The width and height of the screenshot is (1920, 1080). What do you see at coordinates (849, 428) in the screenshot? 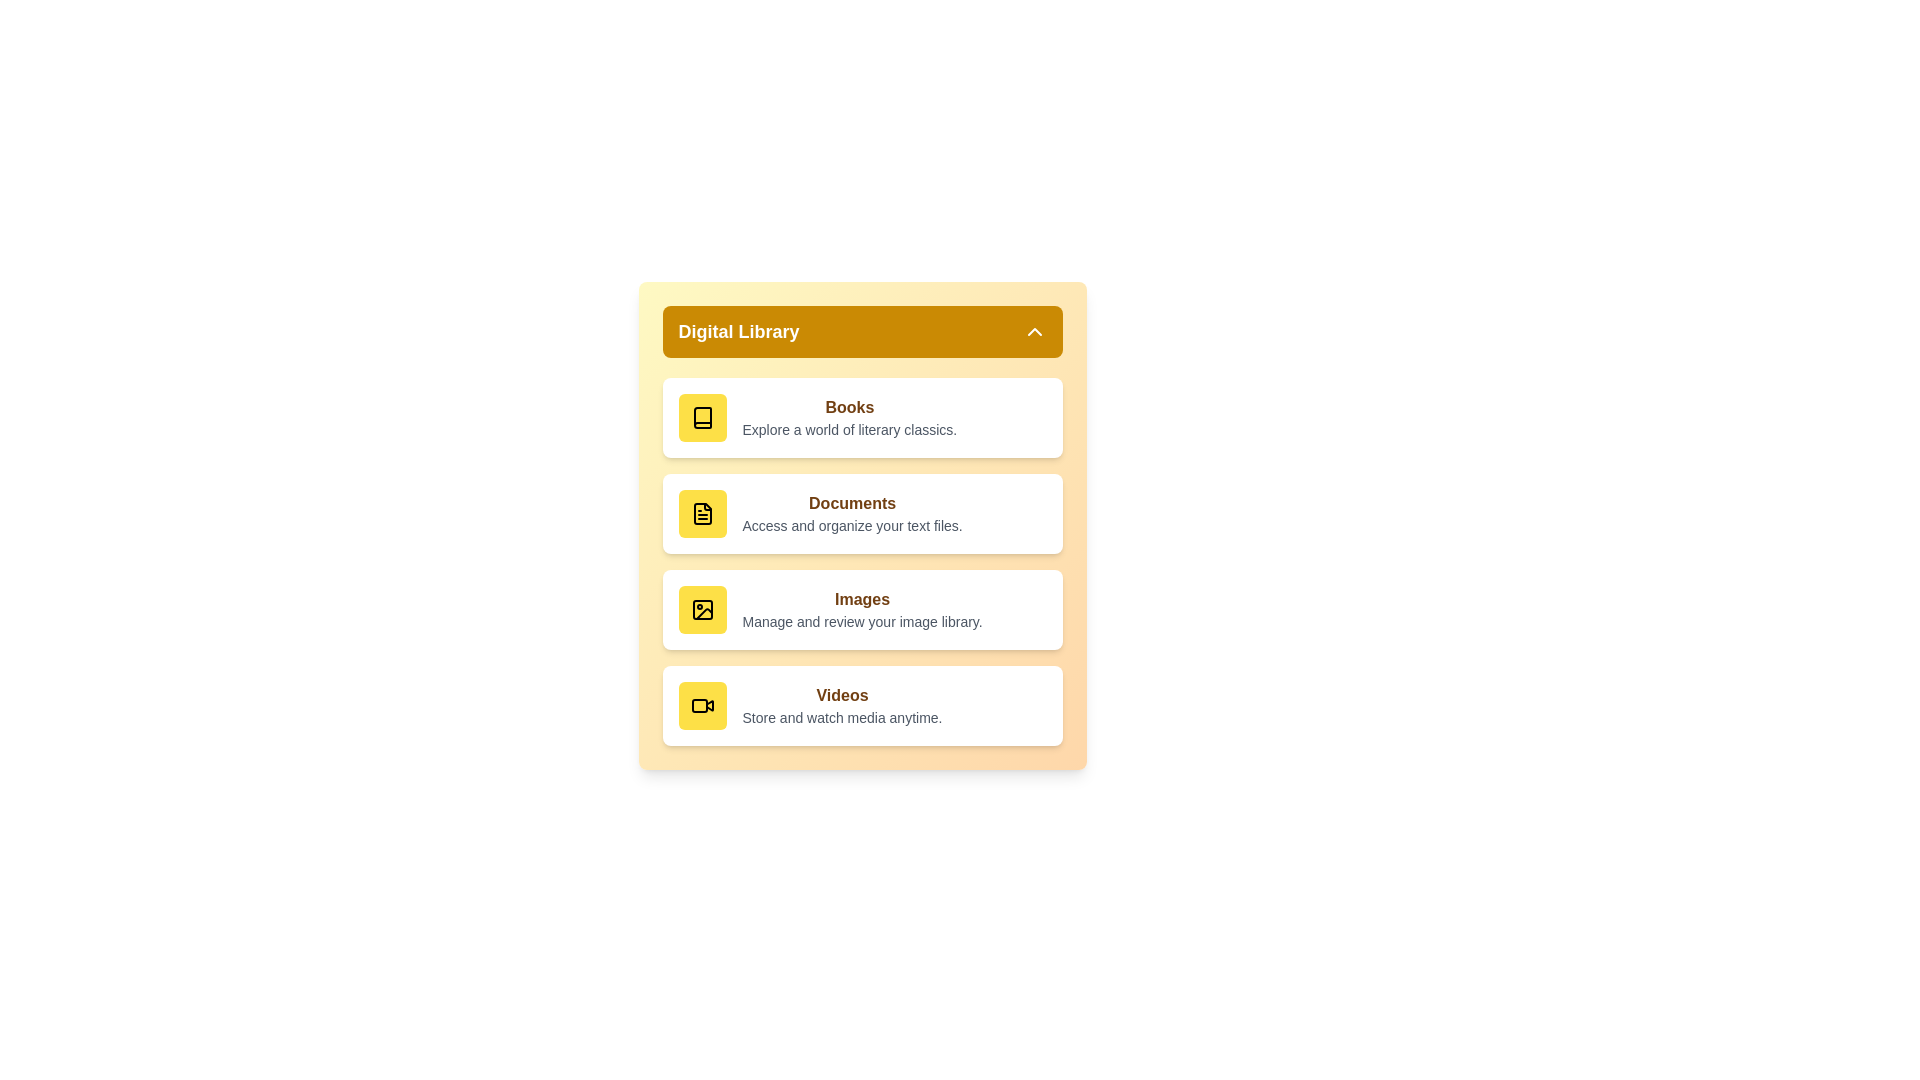
I see `the description of the Books section` at bounding box center [849, 428].